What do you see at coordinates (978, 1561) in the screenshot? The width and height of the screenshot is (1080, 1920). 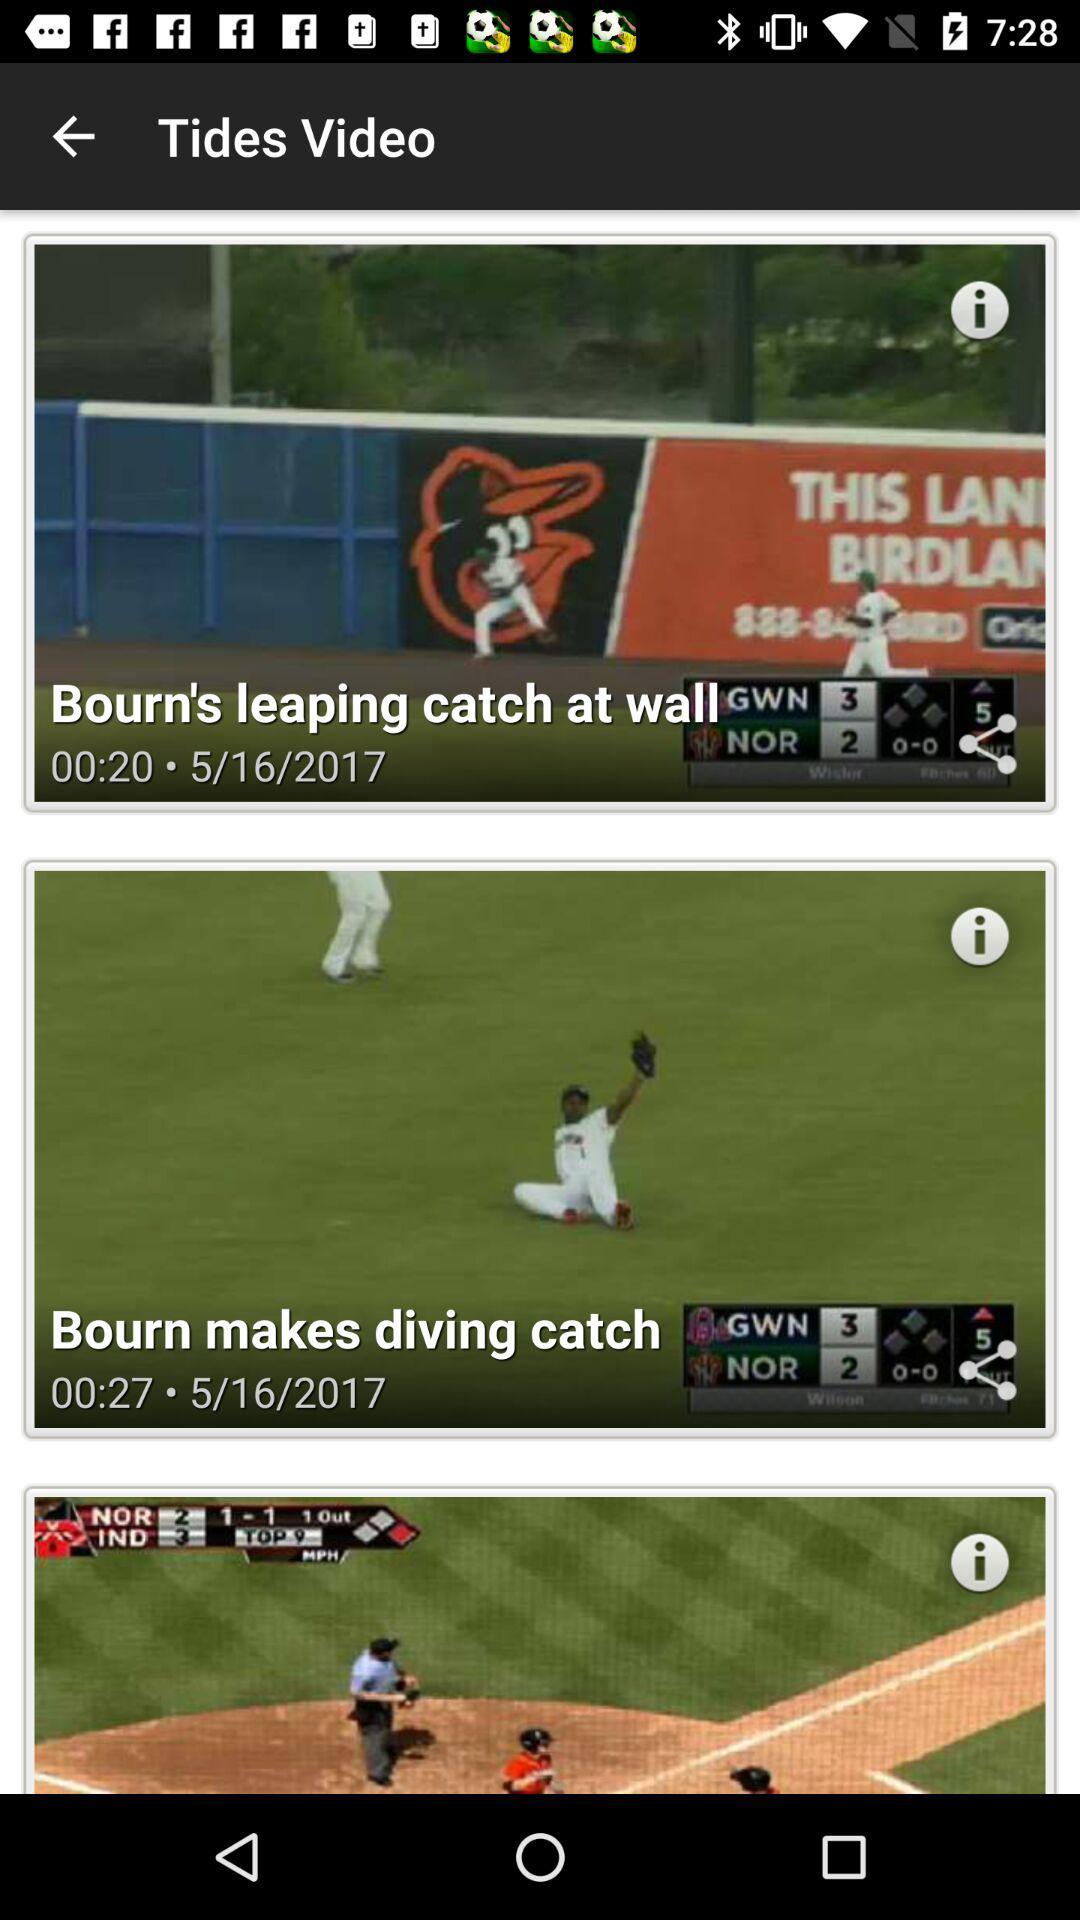 I see `information` at bounding box center [978, 1561].